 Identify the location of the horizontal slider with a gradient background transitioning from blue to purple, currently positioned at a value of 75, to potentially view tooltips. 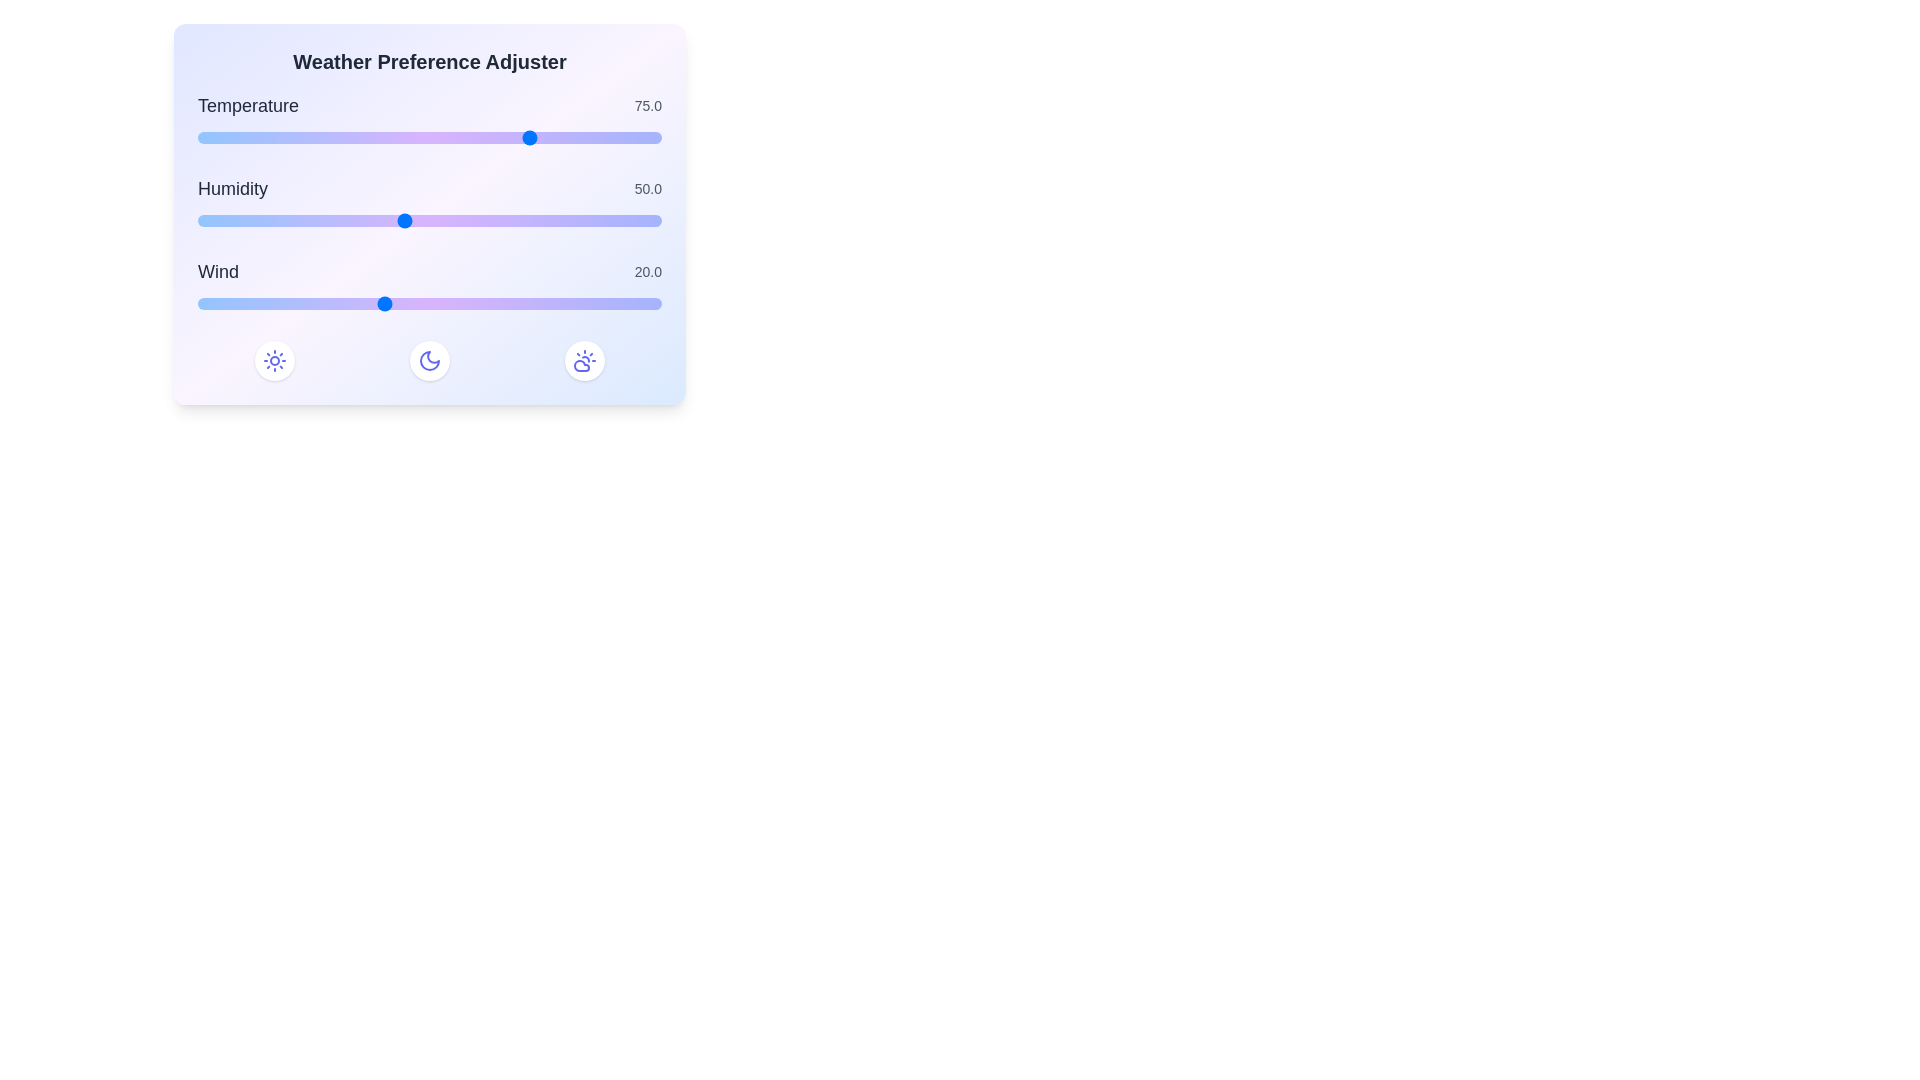
(429, 137).